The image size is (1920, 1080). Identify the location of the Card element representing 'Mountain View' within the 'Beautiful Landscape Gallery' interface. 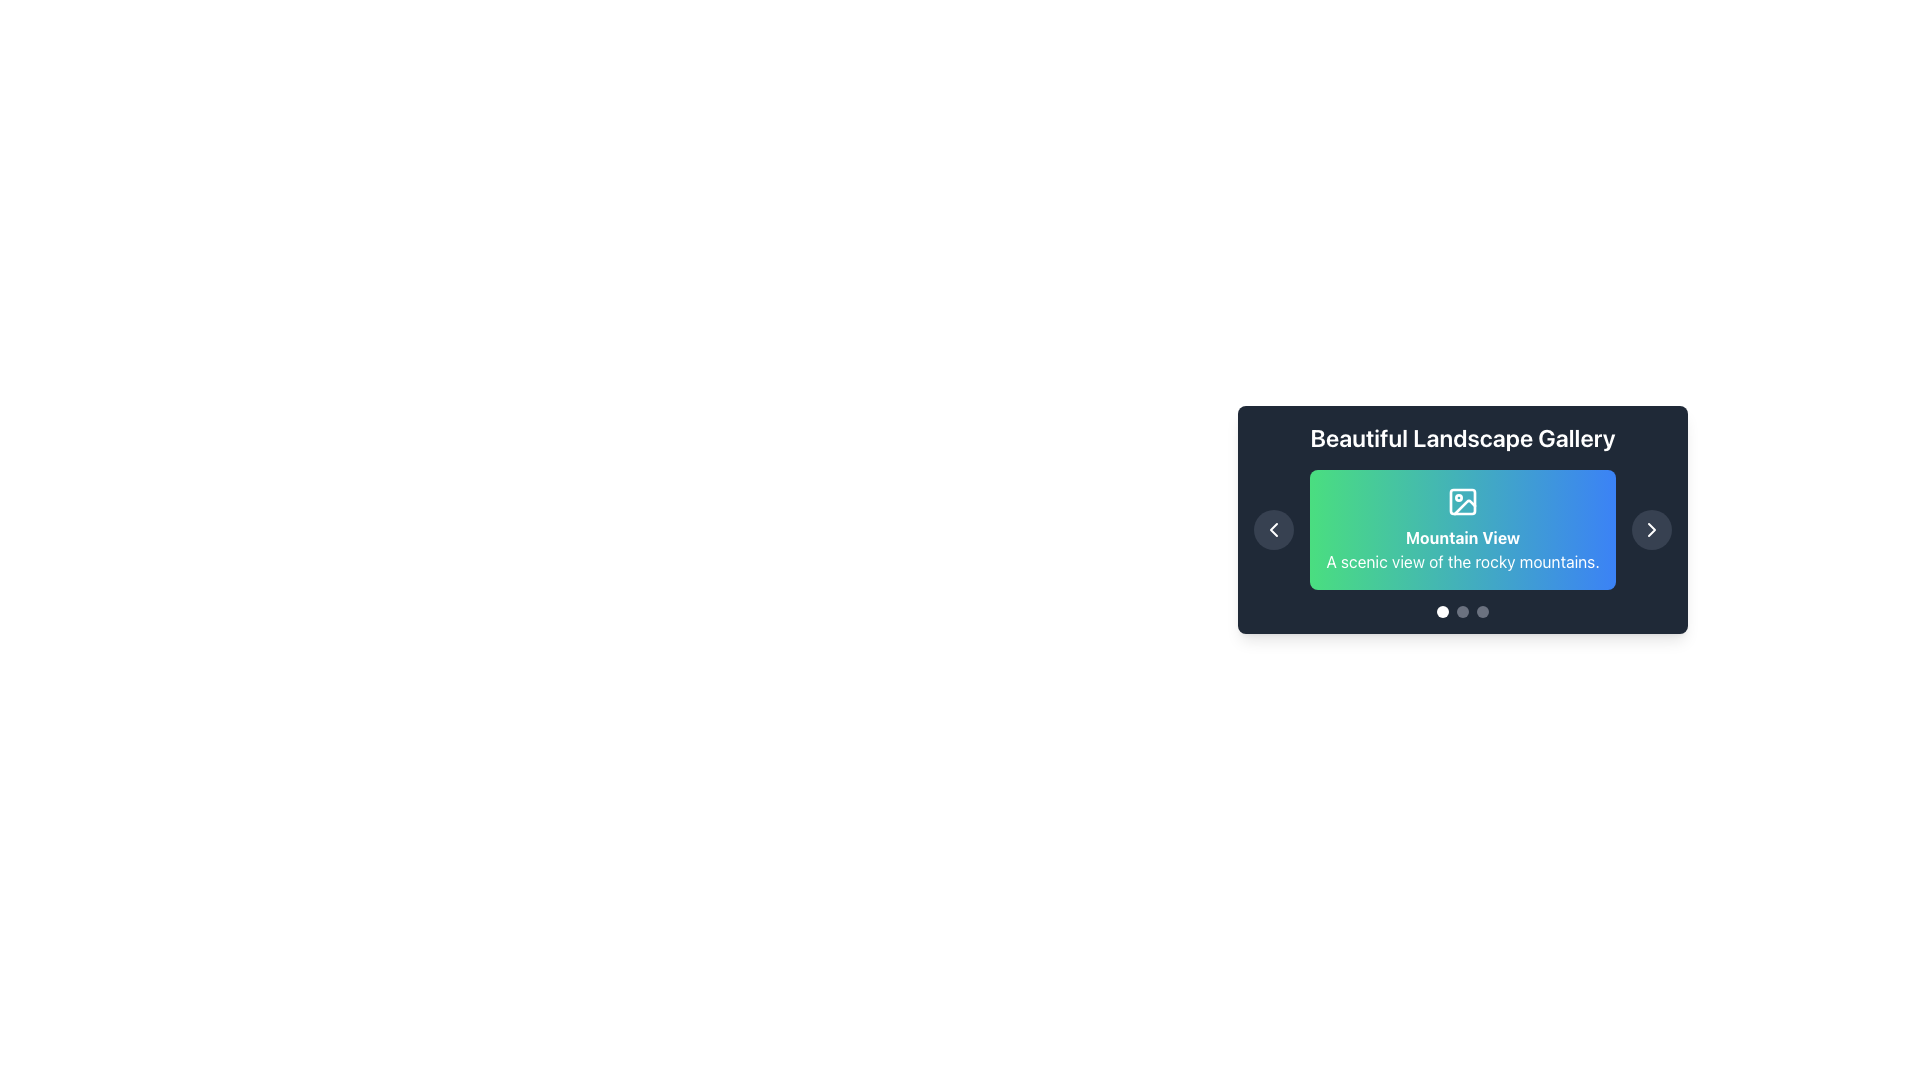
(1463, 528).